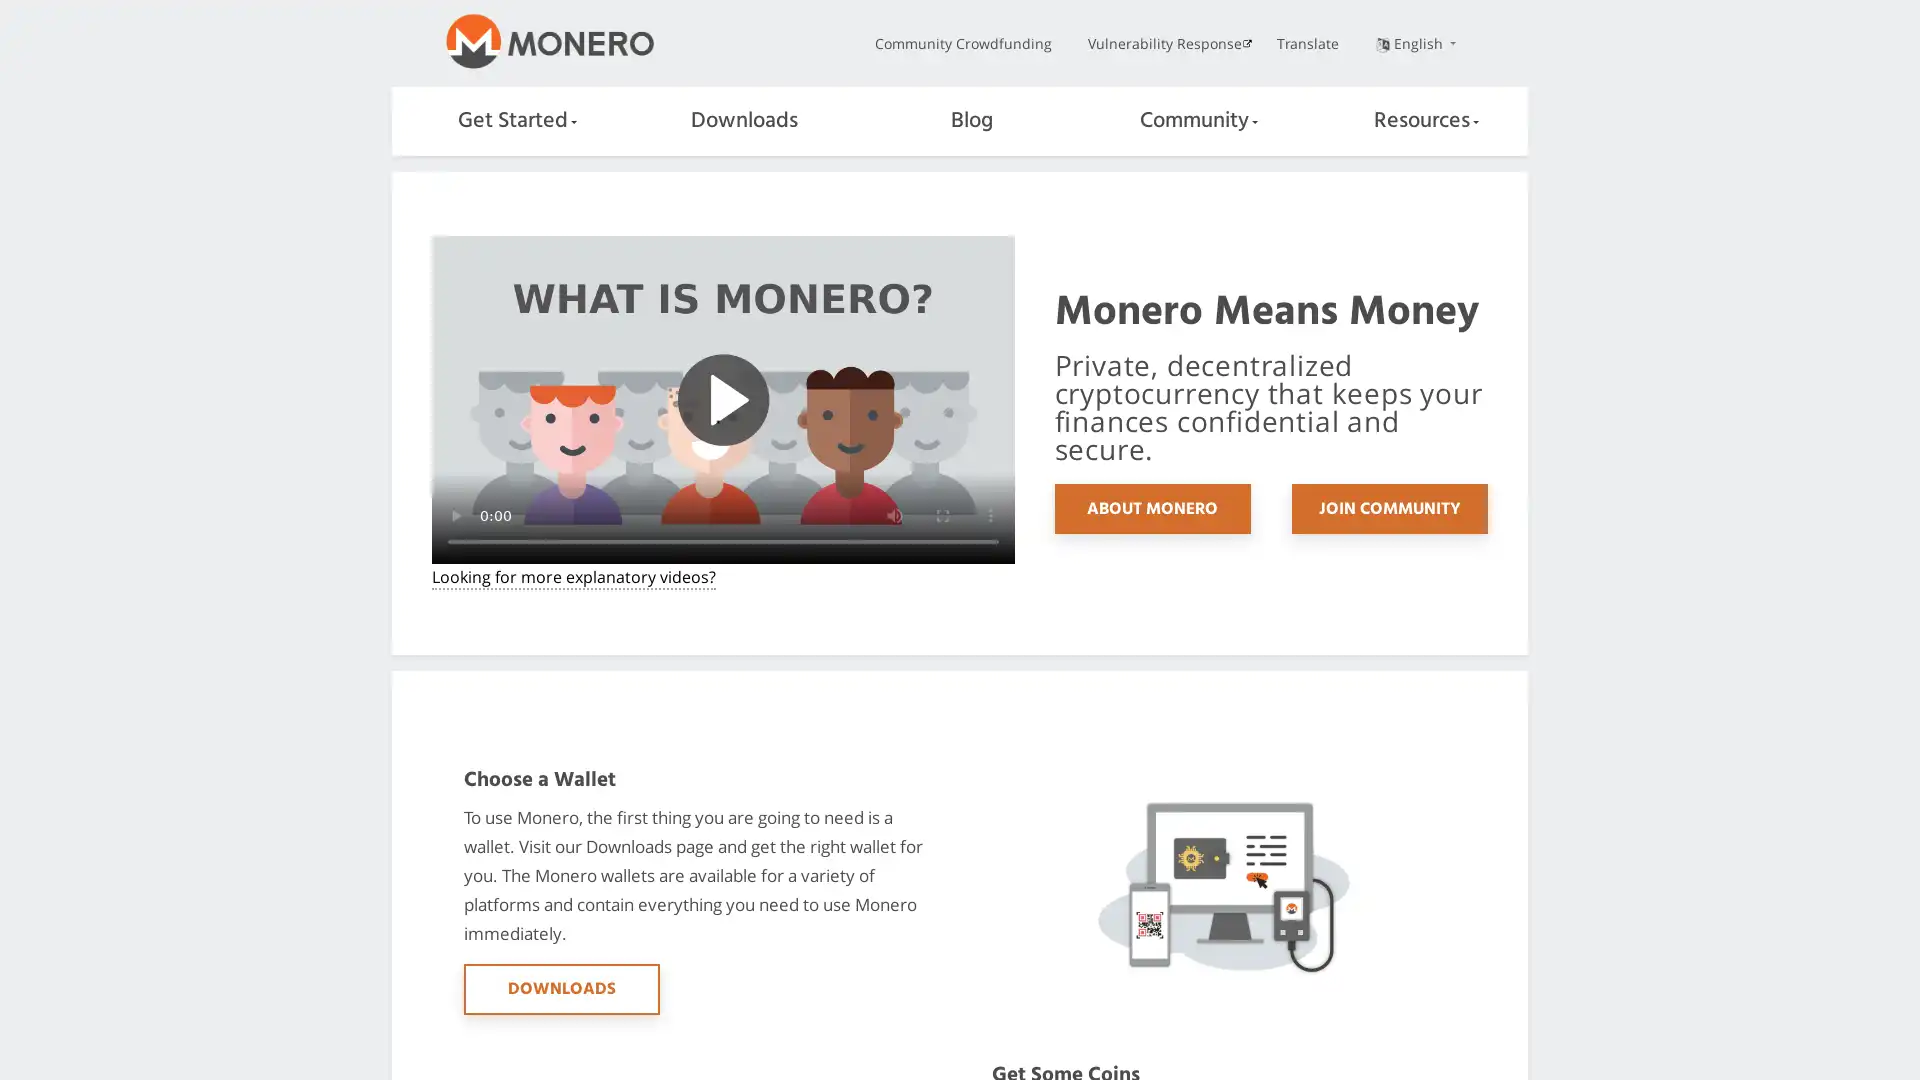  Describe the element at coordinates (892, 515) in the screenshot. I see `mute` at that location.